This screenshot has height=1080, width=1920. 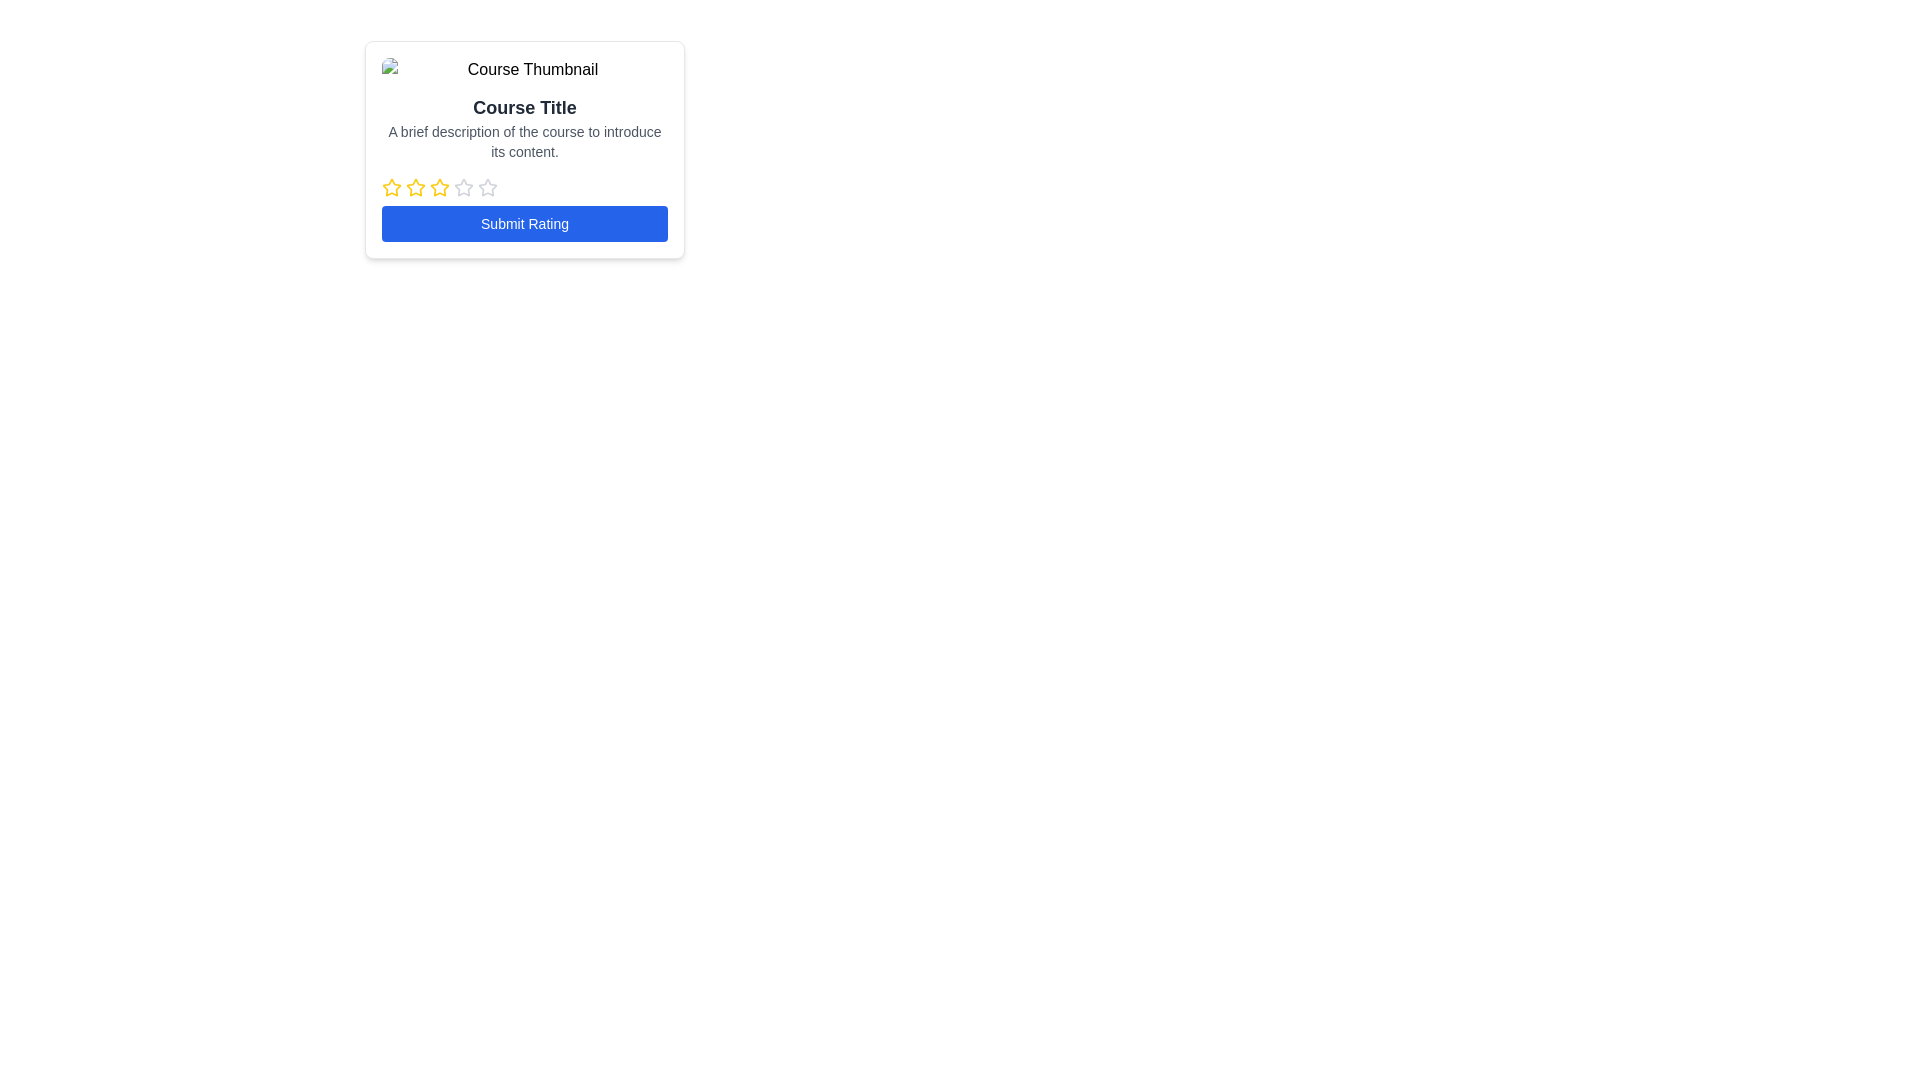 What do you see at coordinates (392, 188) in the screenshot?
I see `the first star in the rating system` at bounding box center [392, 188].